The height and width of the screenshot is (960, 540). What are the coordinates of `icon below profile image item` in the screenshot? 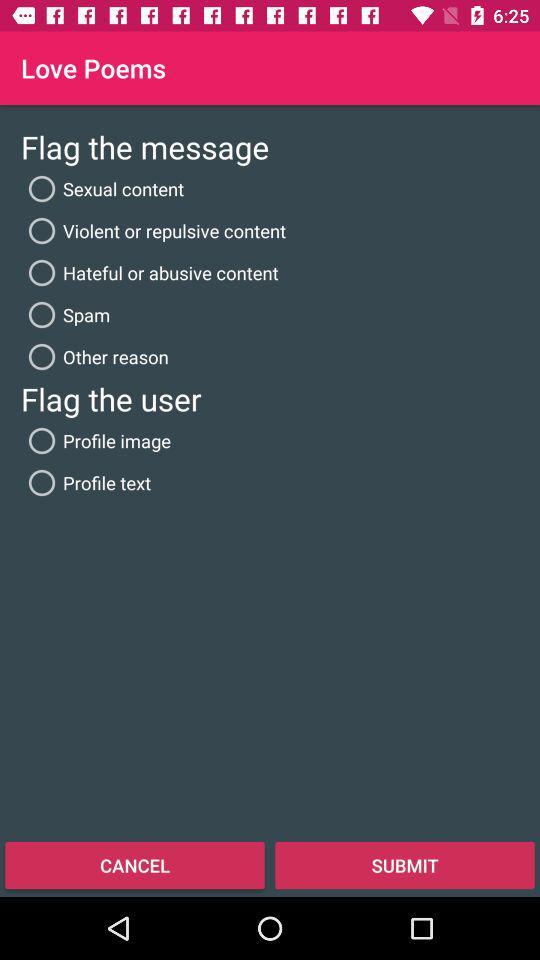 It's located at (85, 481).